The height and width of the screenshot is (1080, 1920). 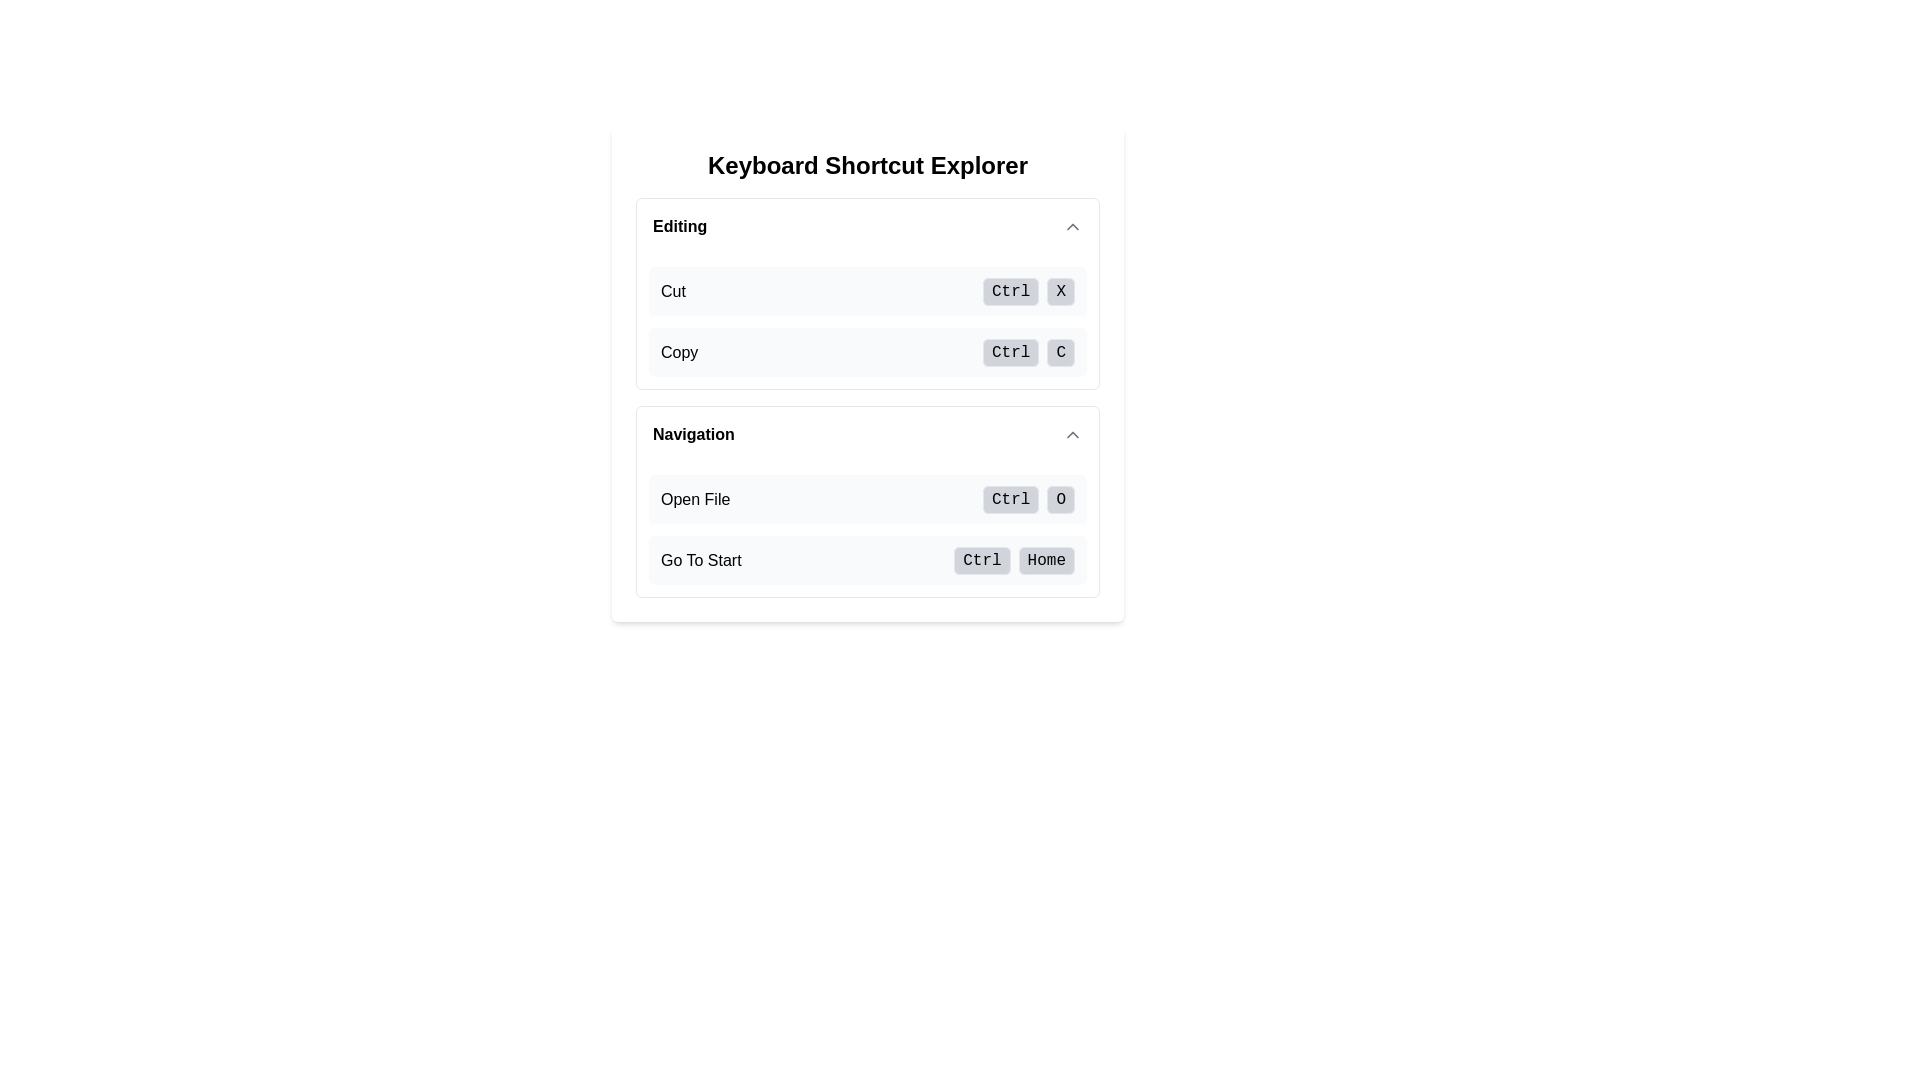 I want to click on the upward-pointing chevron icon, so click(x=1072, y=434).